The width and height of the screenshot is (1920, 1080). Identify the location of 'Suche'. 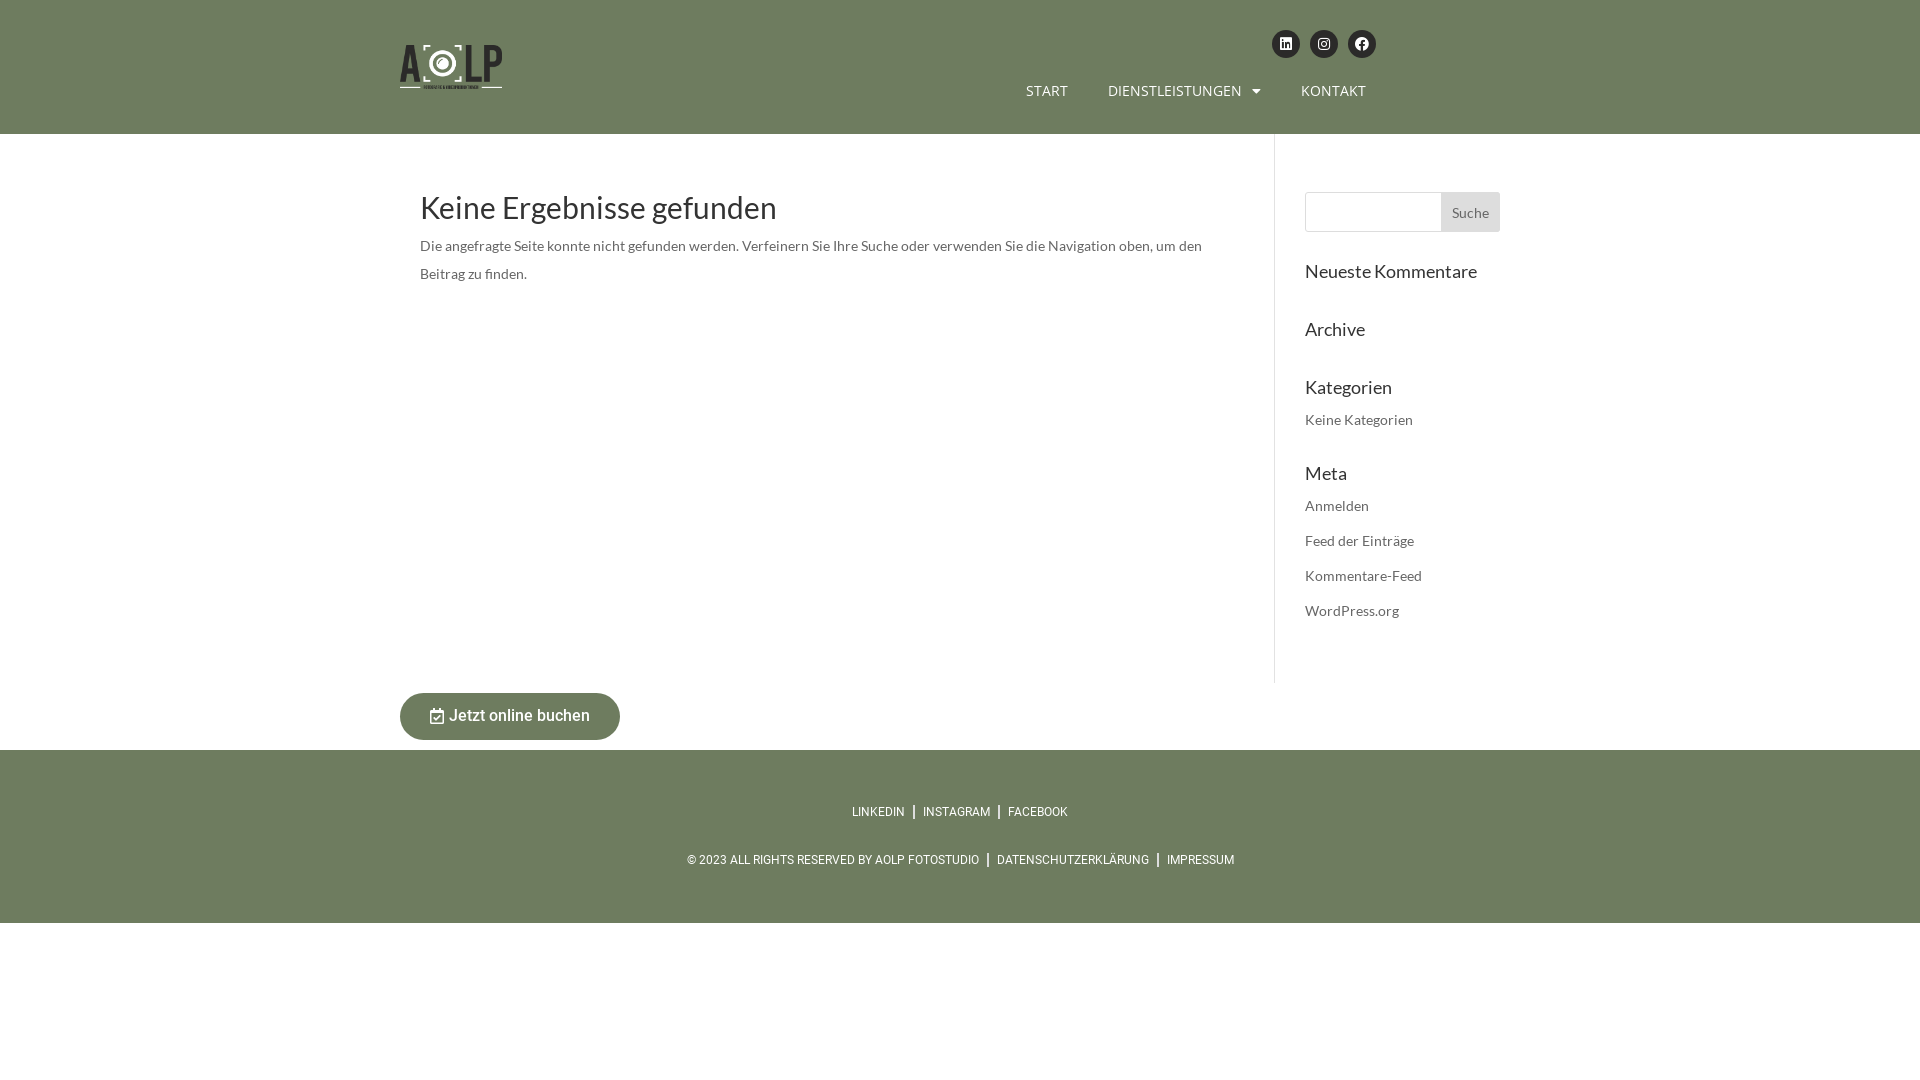
(1470, 212).